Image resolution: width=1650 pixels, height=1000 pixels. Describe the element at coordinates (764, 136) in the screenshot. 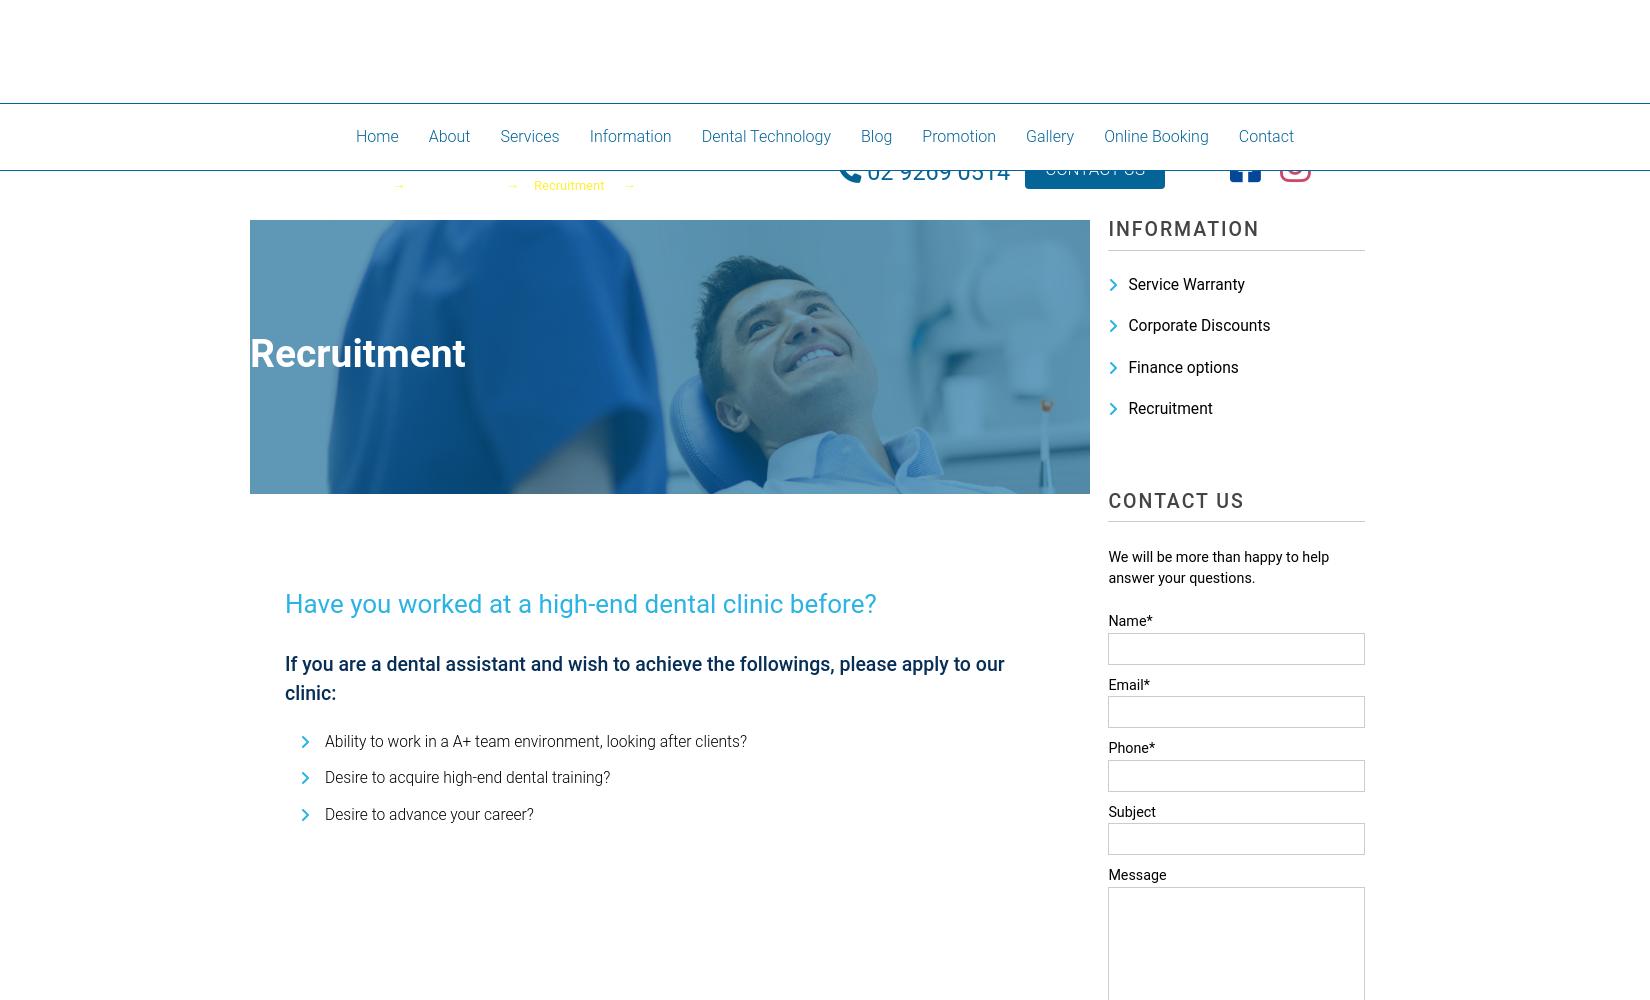

I see `'Dental Technology'` at that location.